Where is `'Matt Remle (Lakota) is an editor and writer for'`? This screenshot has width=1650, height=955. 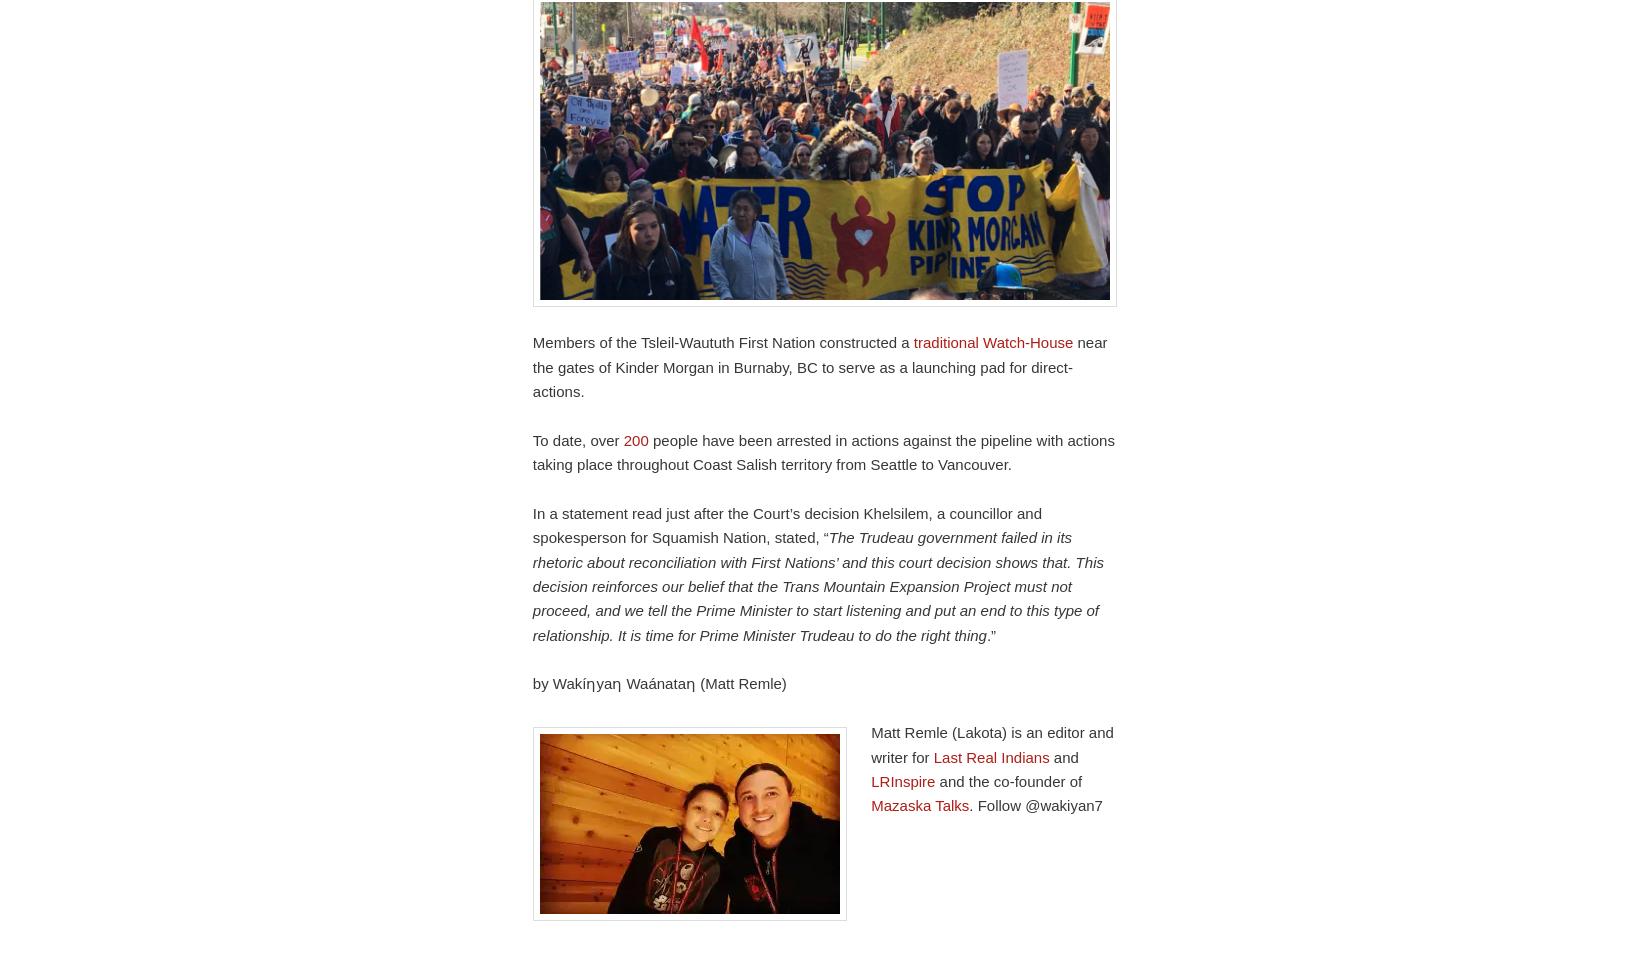 'Matt Remle (Lakota) is an editor and writer for' is located at coordinates (991, 743).